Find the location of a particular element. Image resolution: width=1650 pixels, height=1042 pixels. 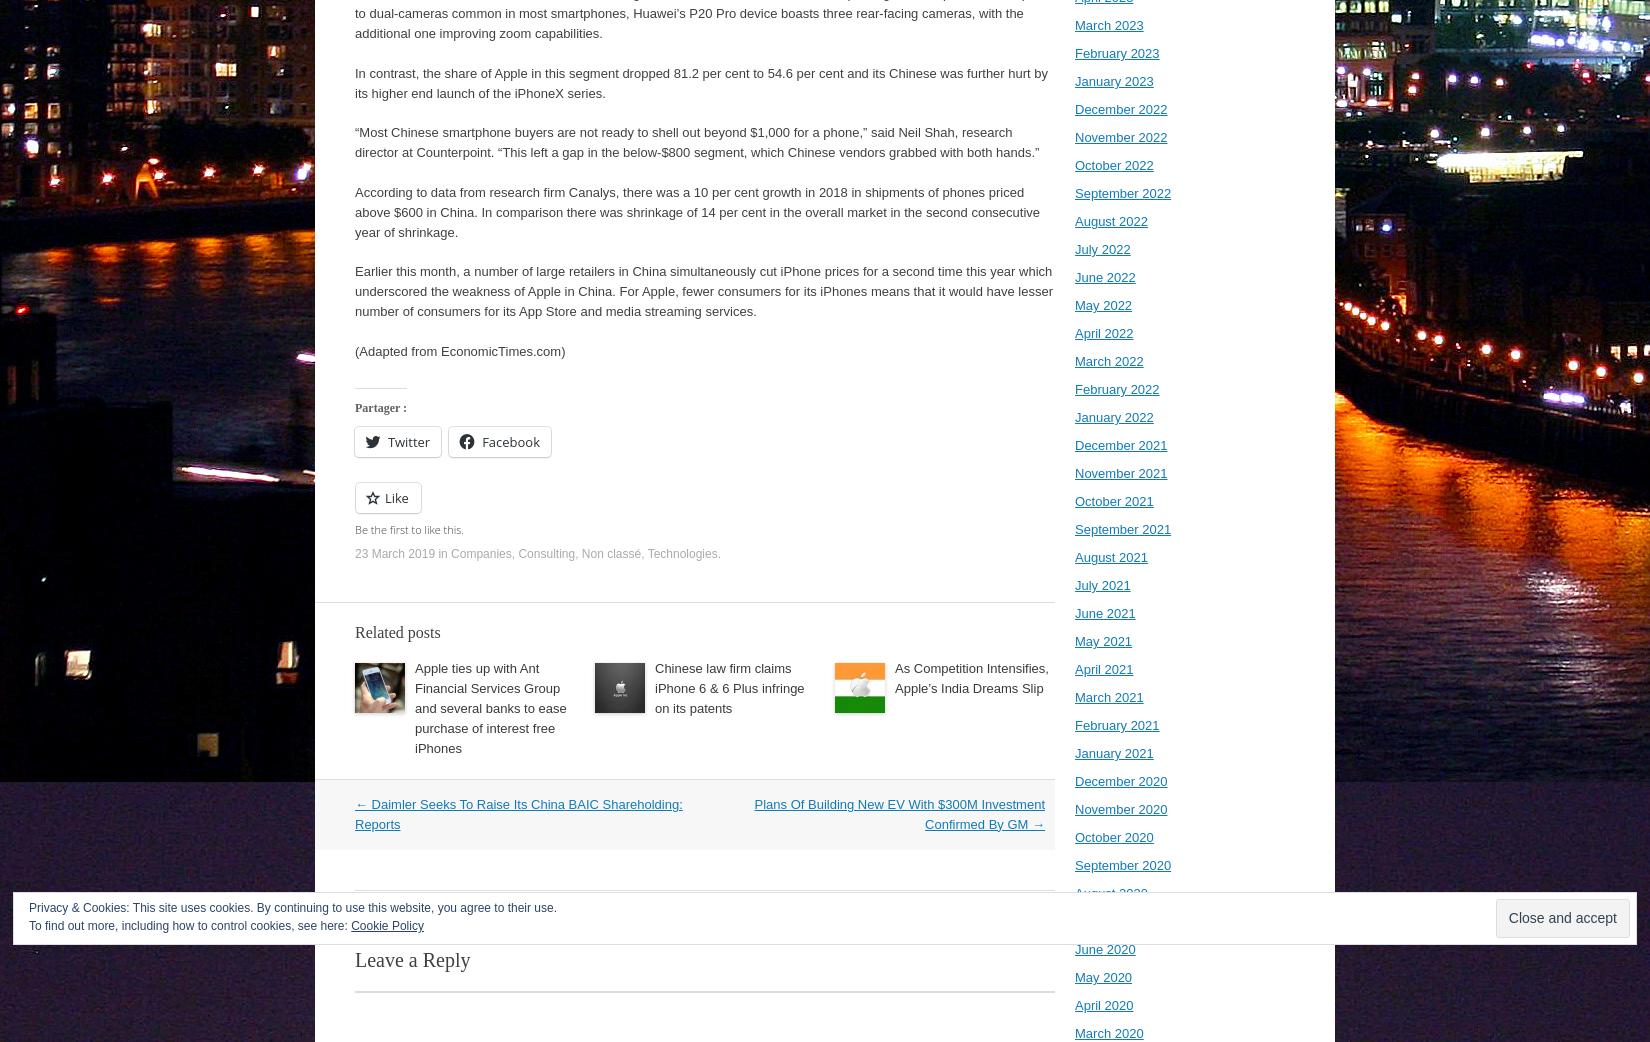

'February 2023' is located at coordinates (1117, 52).